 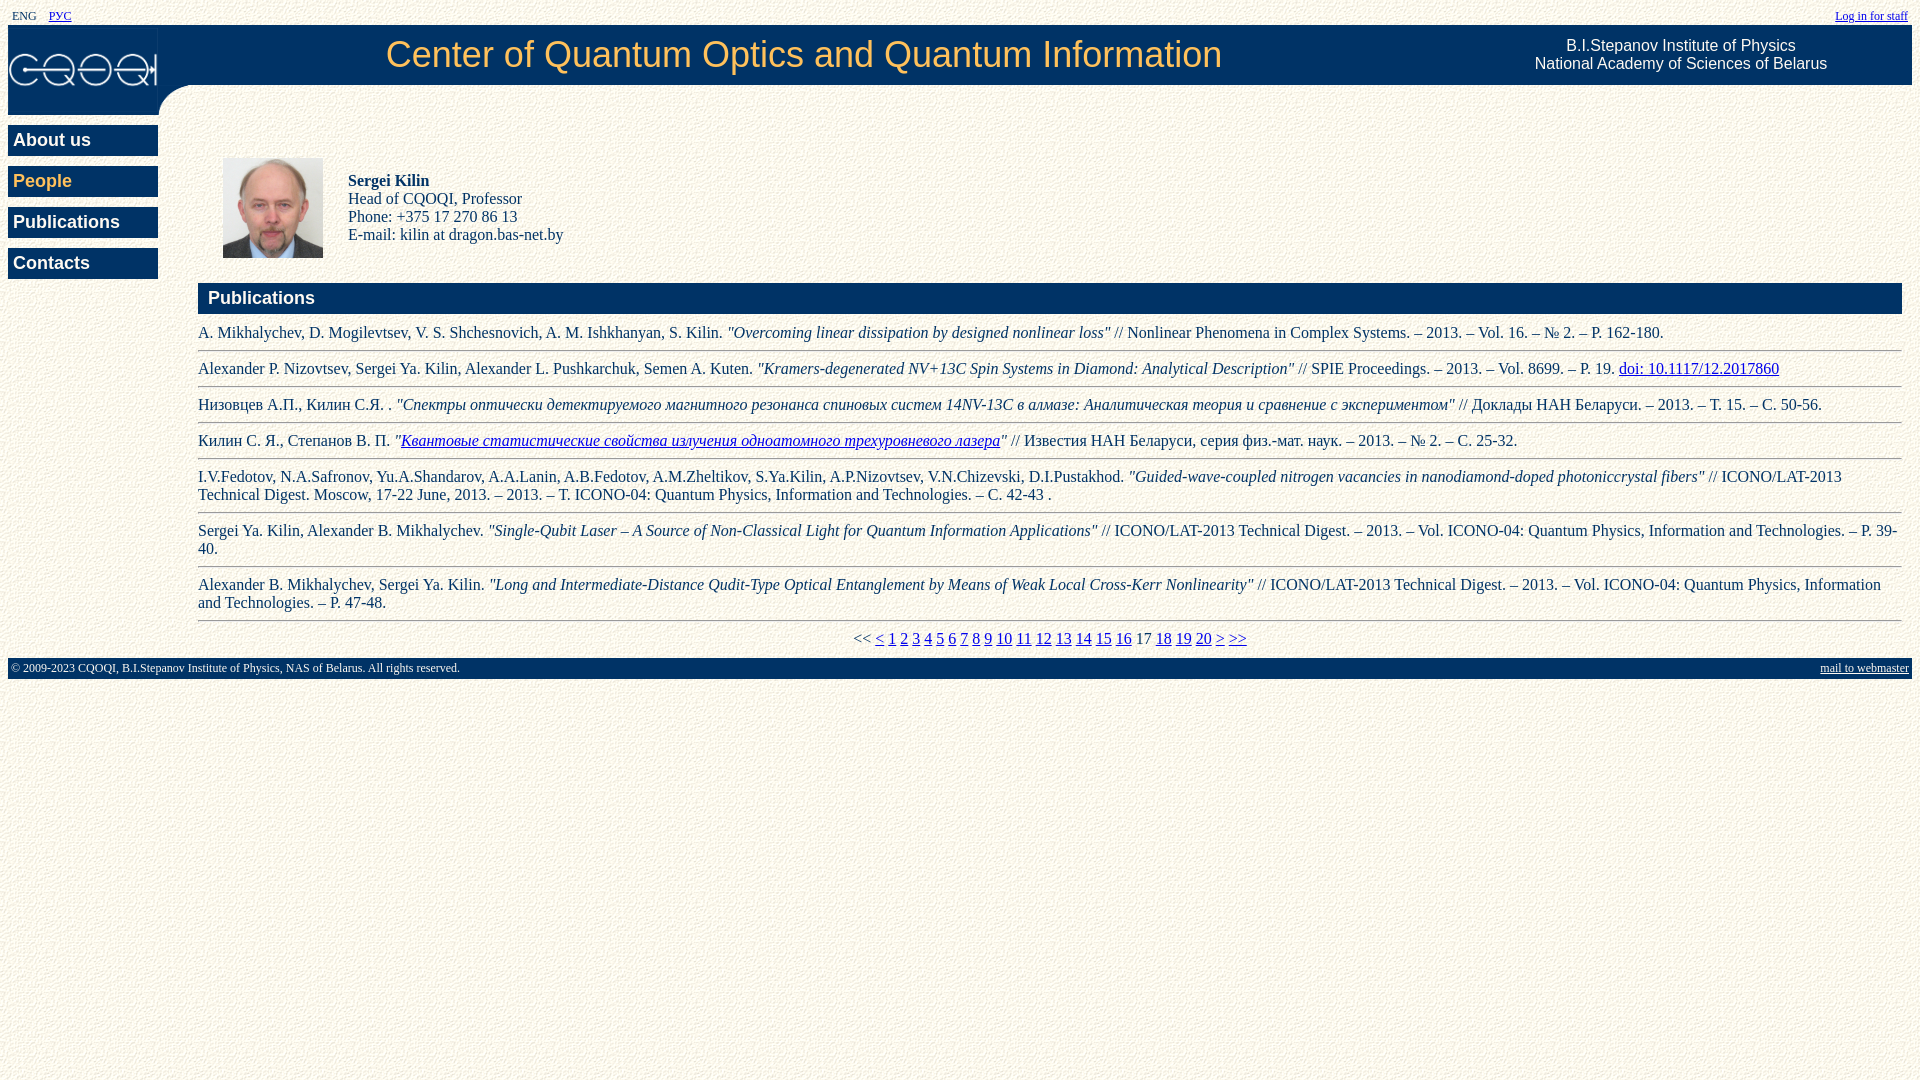 I want to click on '13', so click(x=1055, y=638).